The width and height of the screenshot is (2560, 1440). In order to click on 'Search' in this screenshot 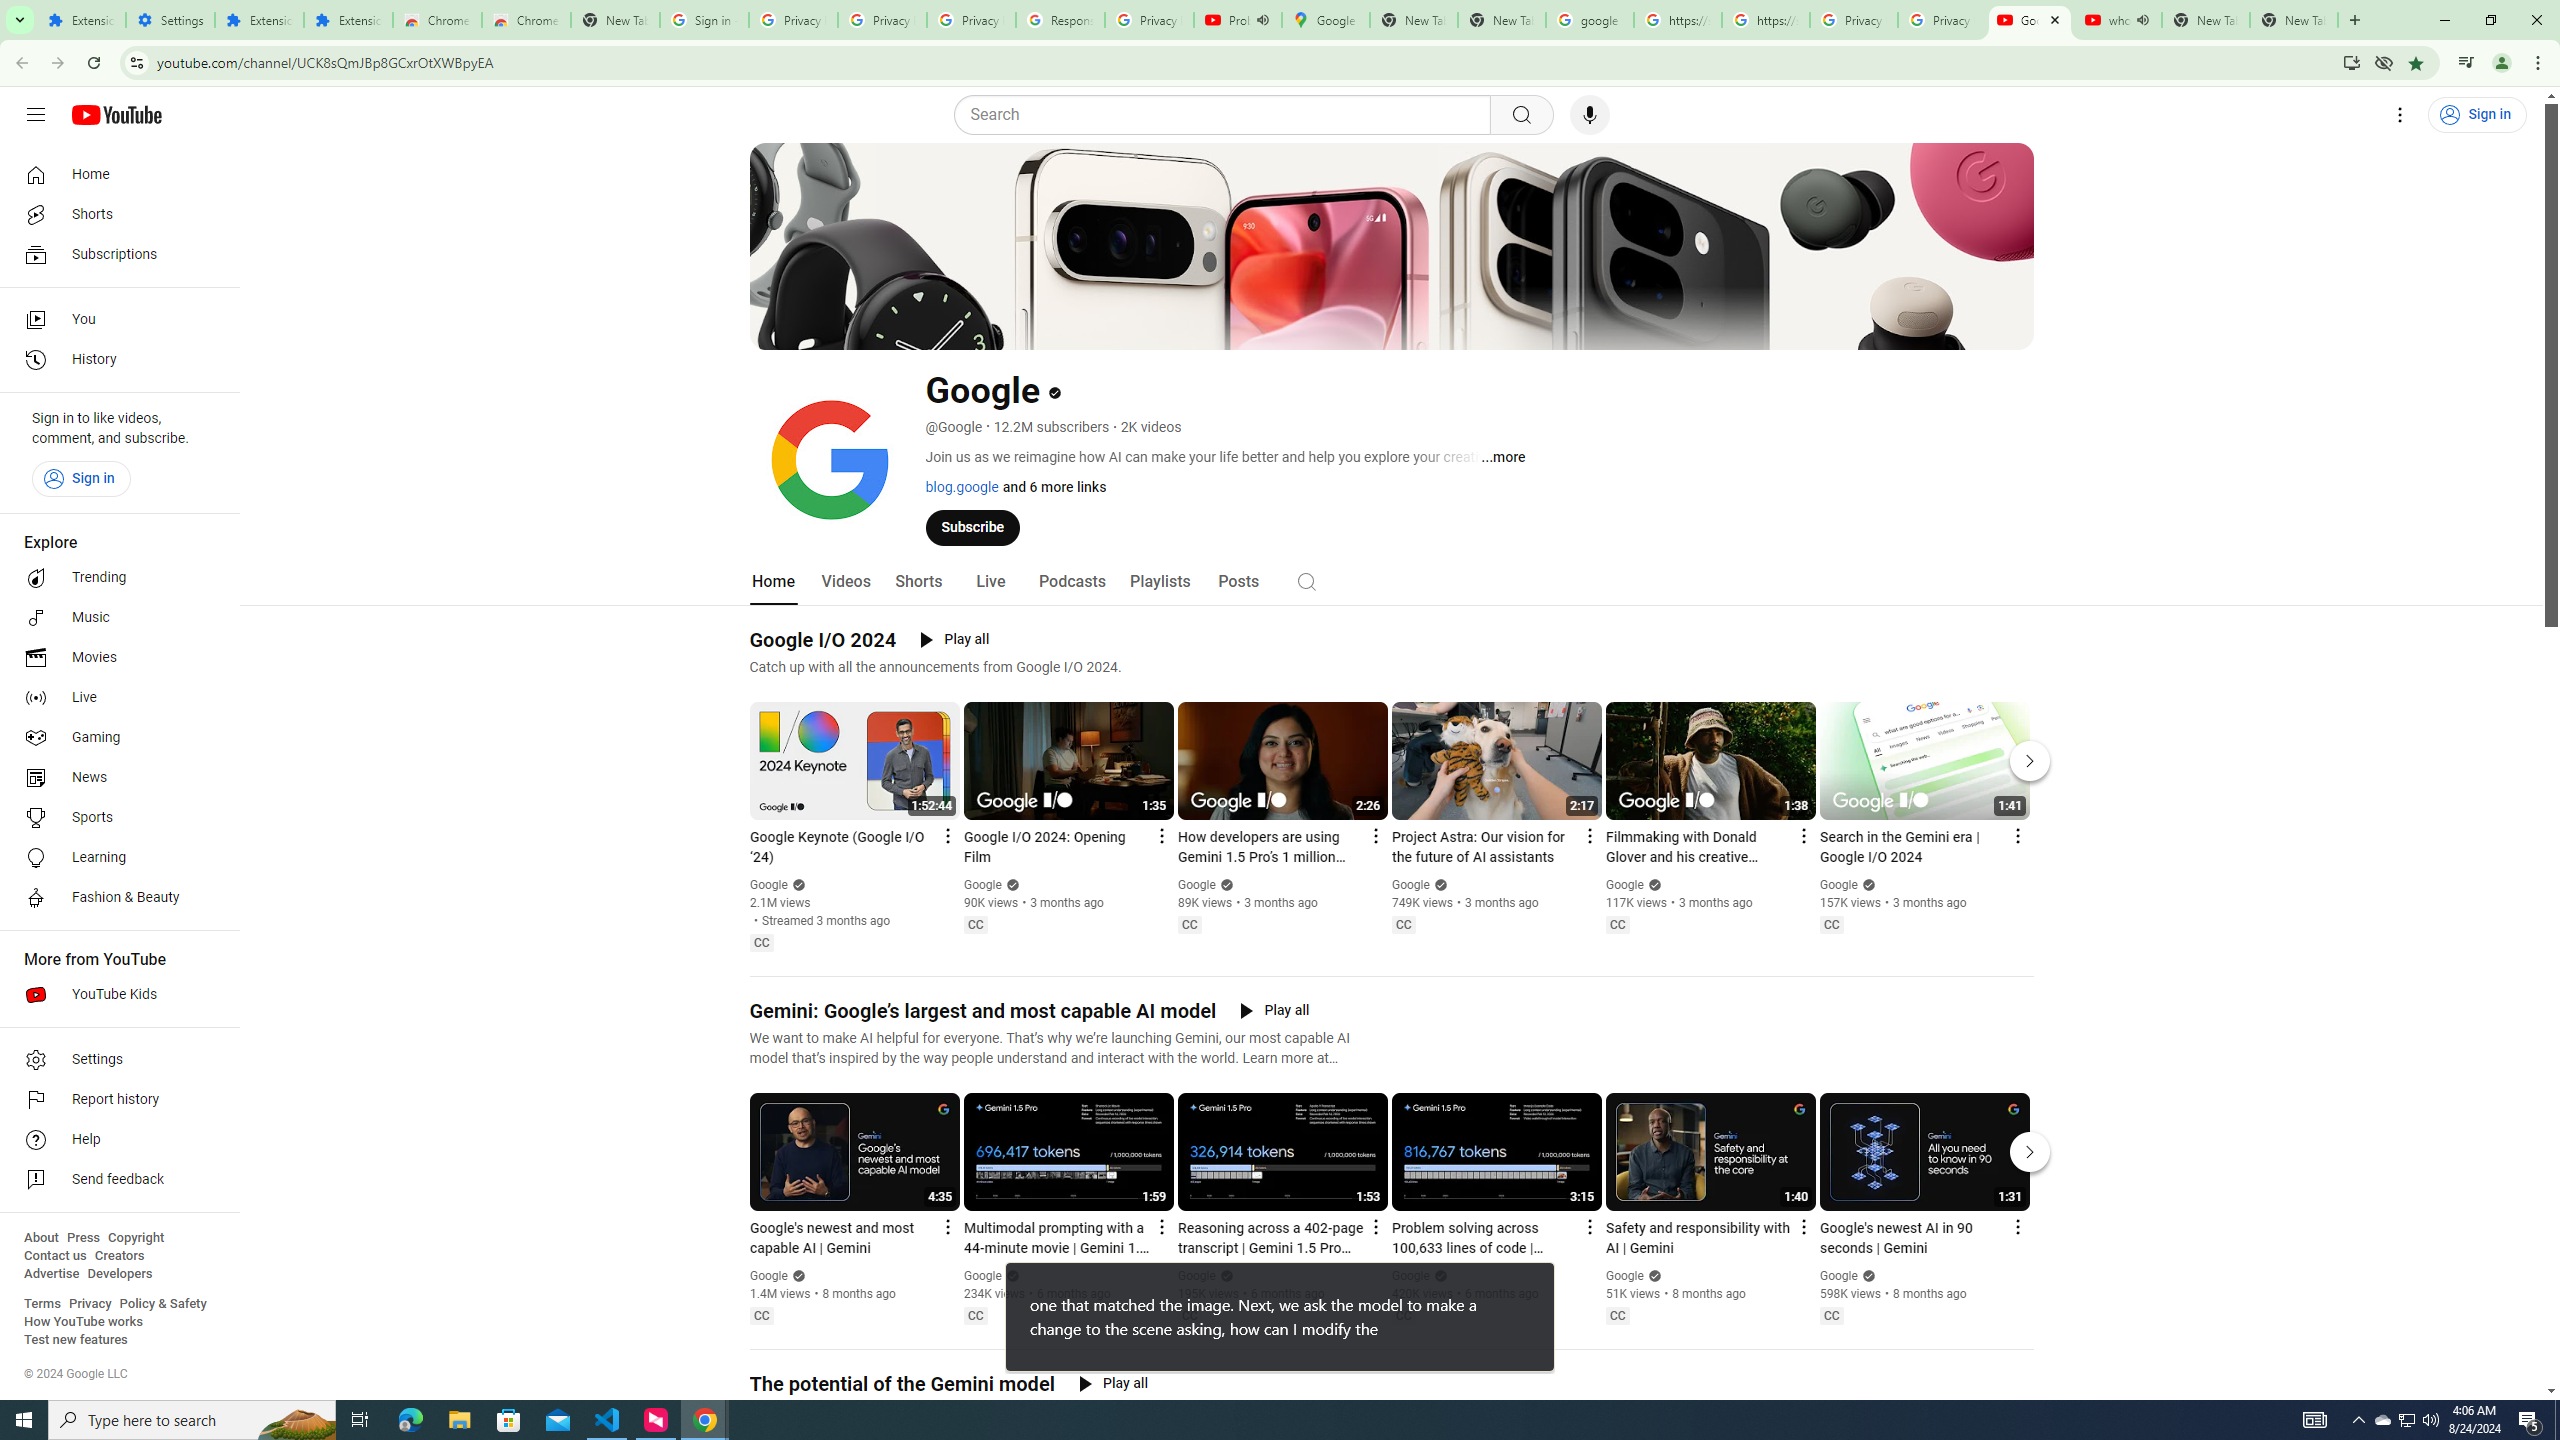, I will do `click(1227, 114)`.